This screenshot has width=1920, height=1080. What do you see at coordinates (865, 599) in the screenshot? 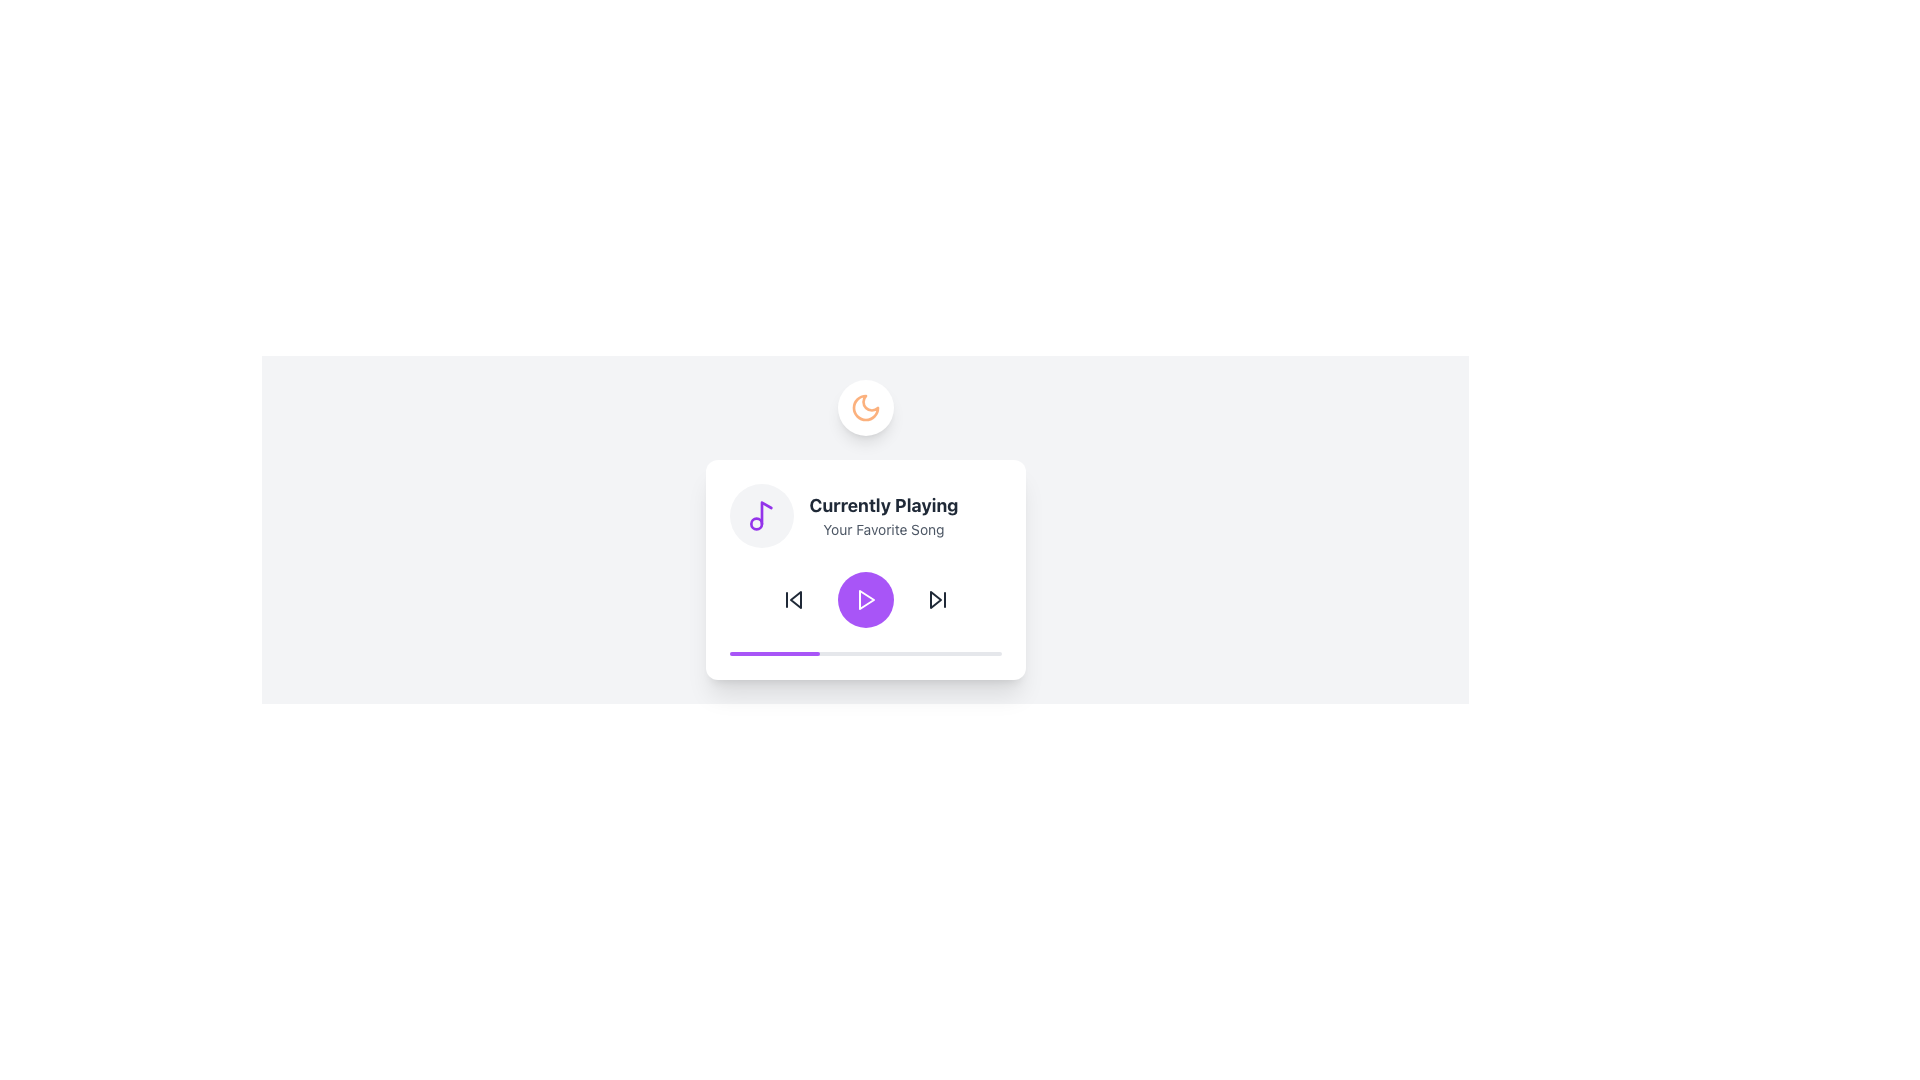
I see `the play icon, which is a right-angled triangle located at the center of a circular button in the audio player interface` at bounding box center [865, 599].